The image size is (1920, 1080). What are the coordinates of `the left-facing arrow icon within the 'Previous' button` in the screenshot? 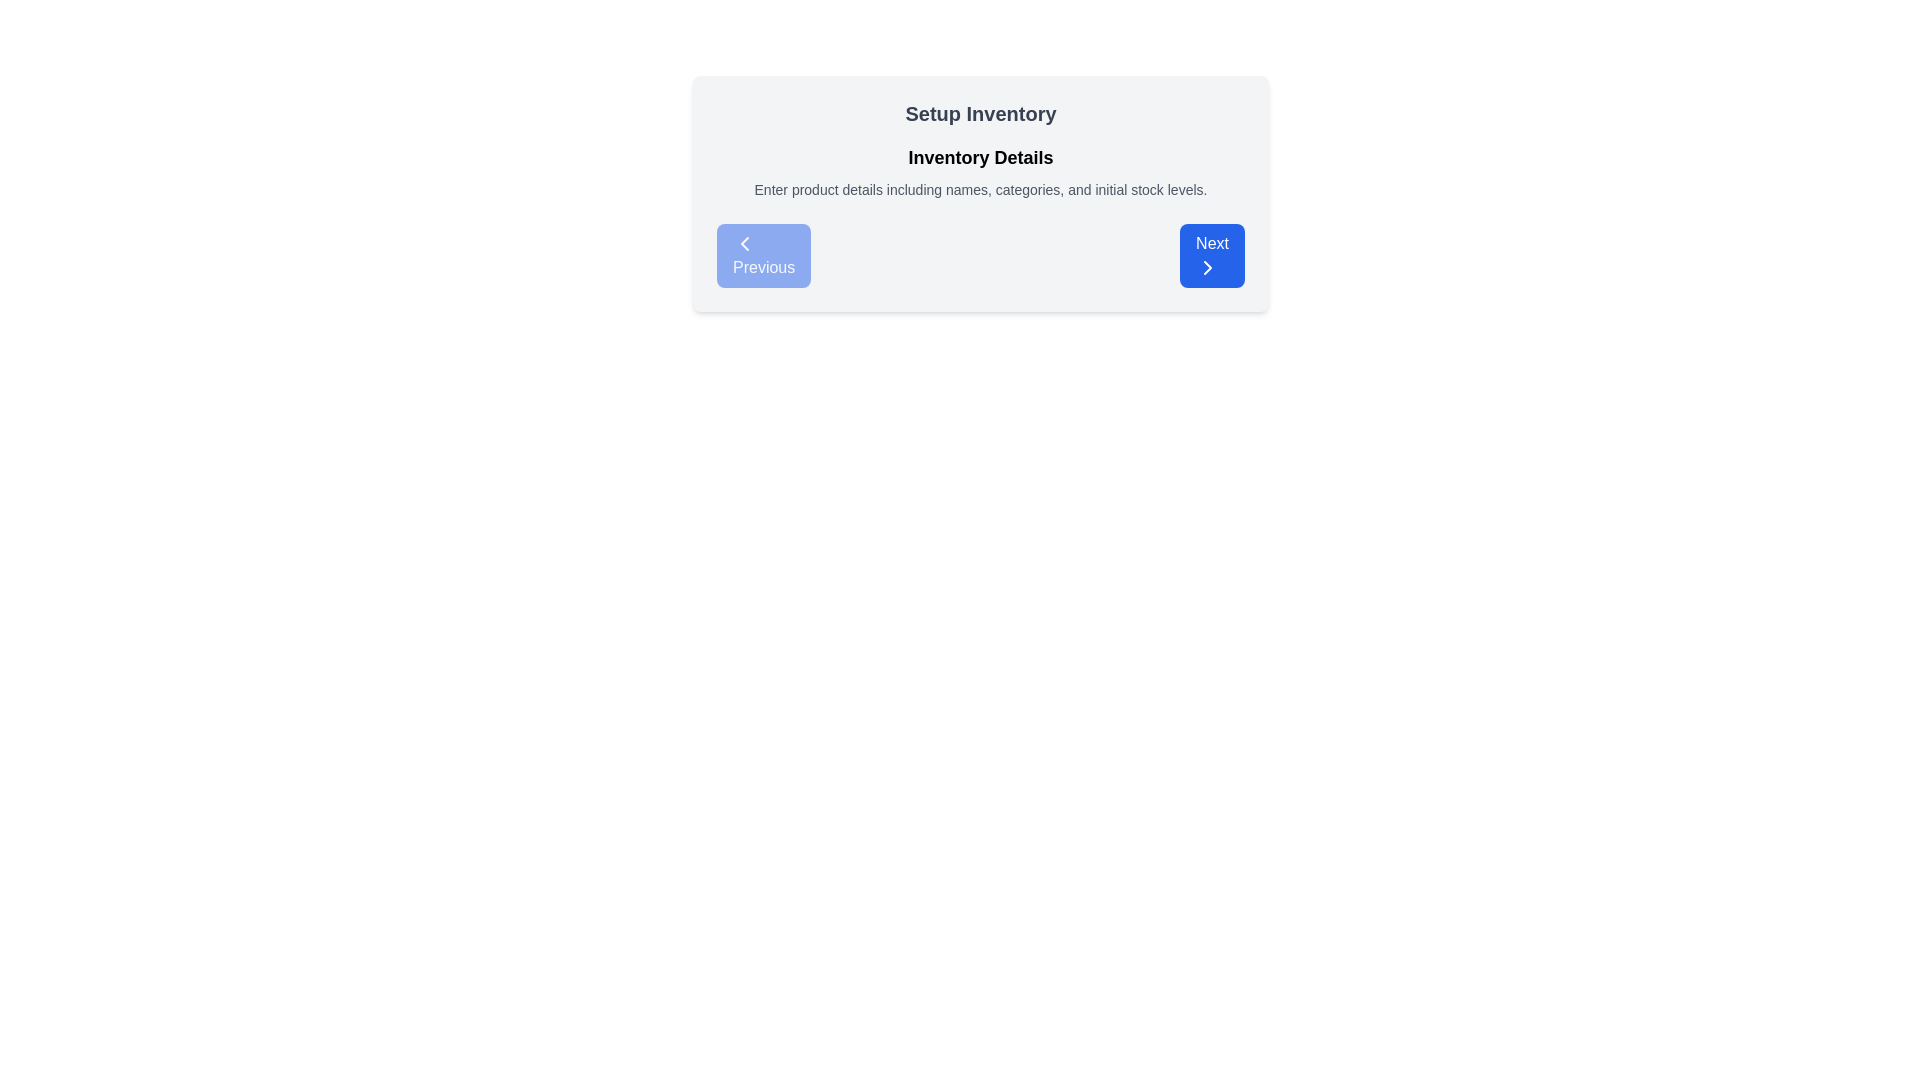 It's located at (743, 242).